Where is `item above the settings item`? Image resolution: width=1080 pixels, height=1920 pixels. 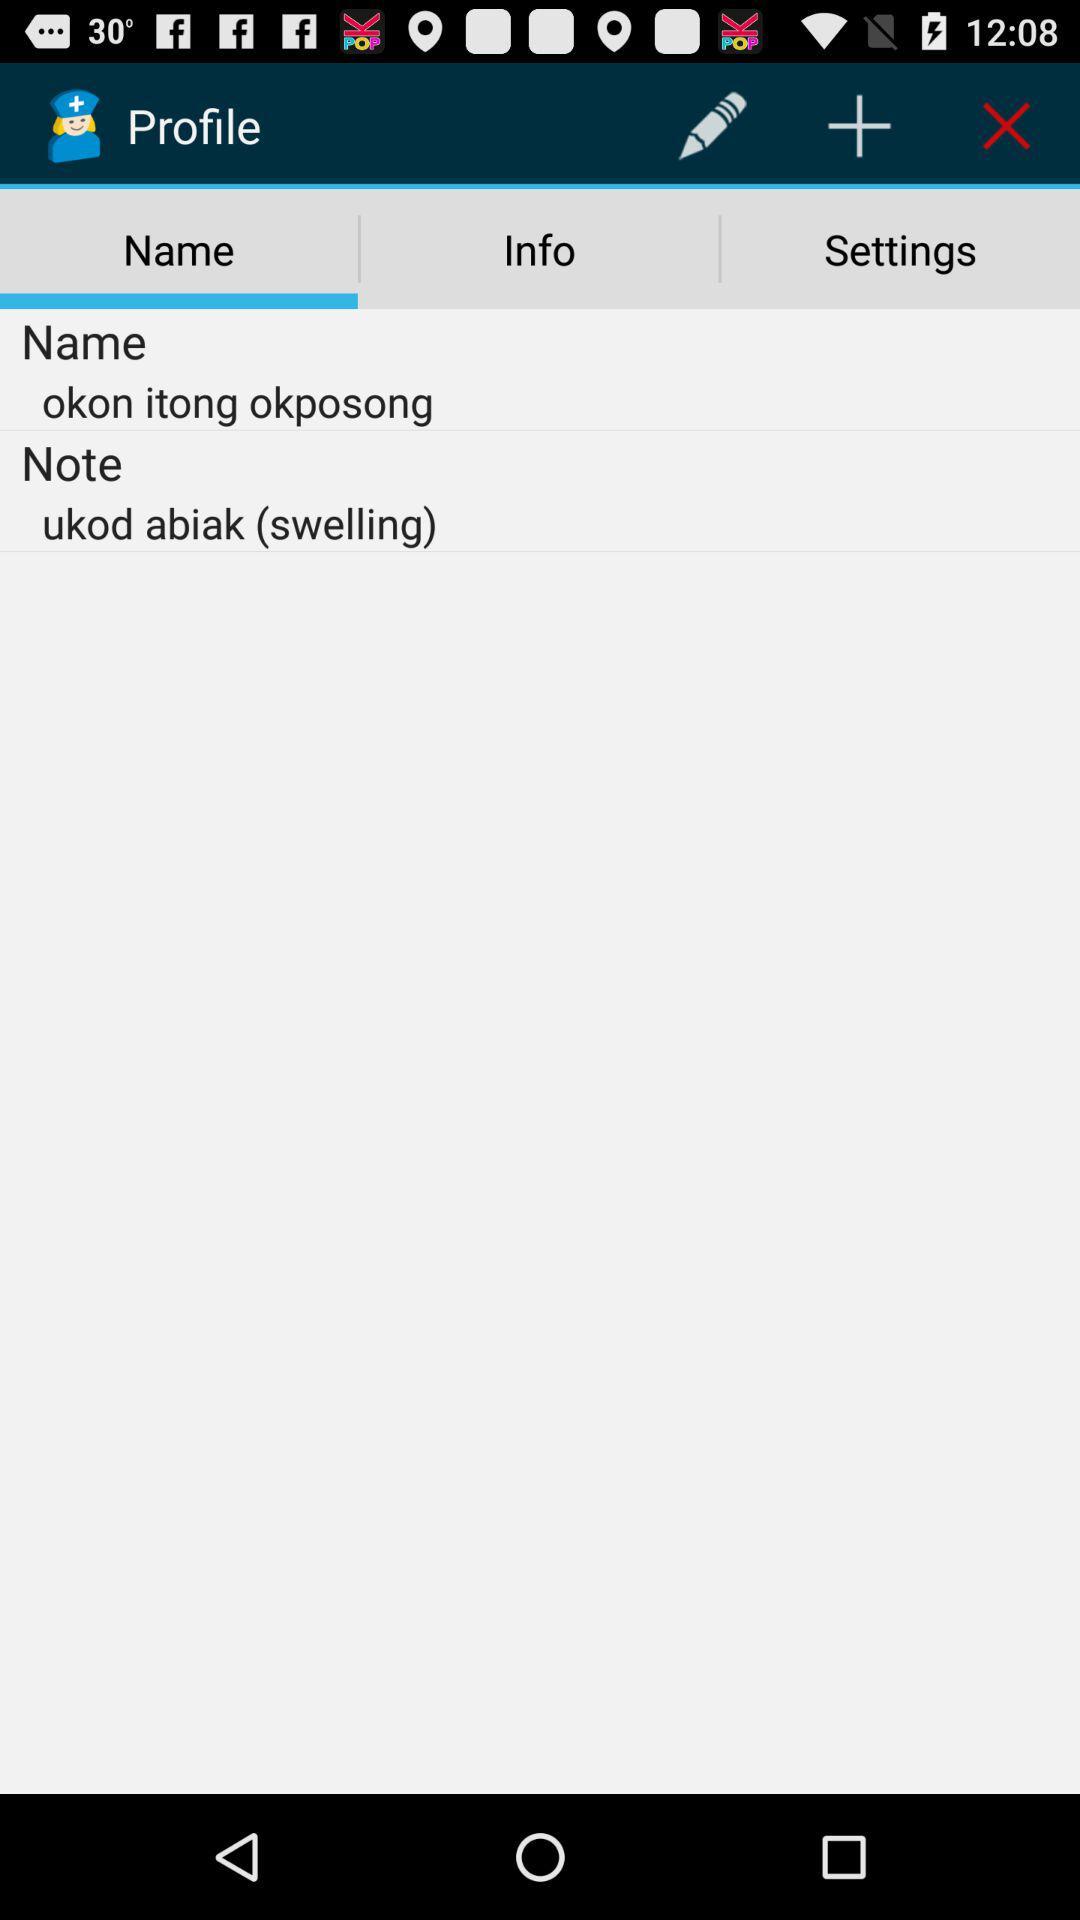 item above the settings item is located at coordinates (858, 124).